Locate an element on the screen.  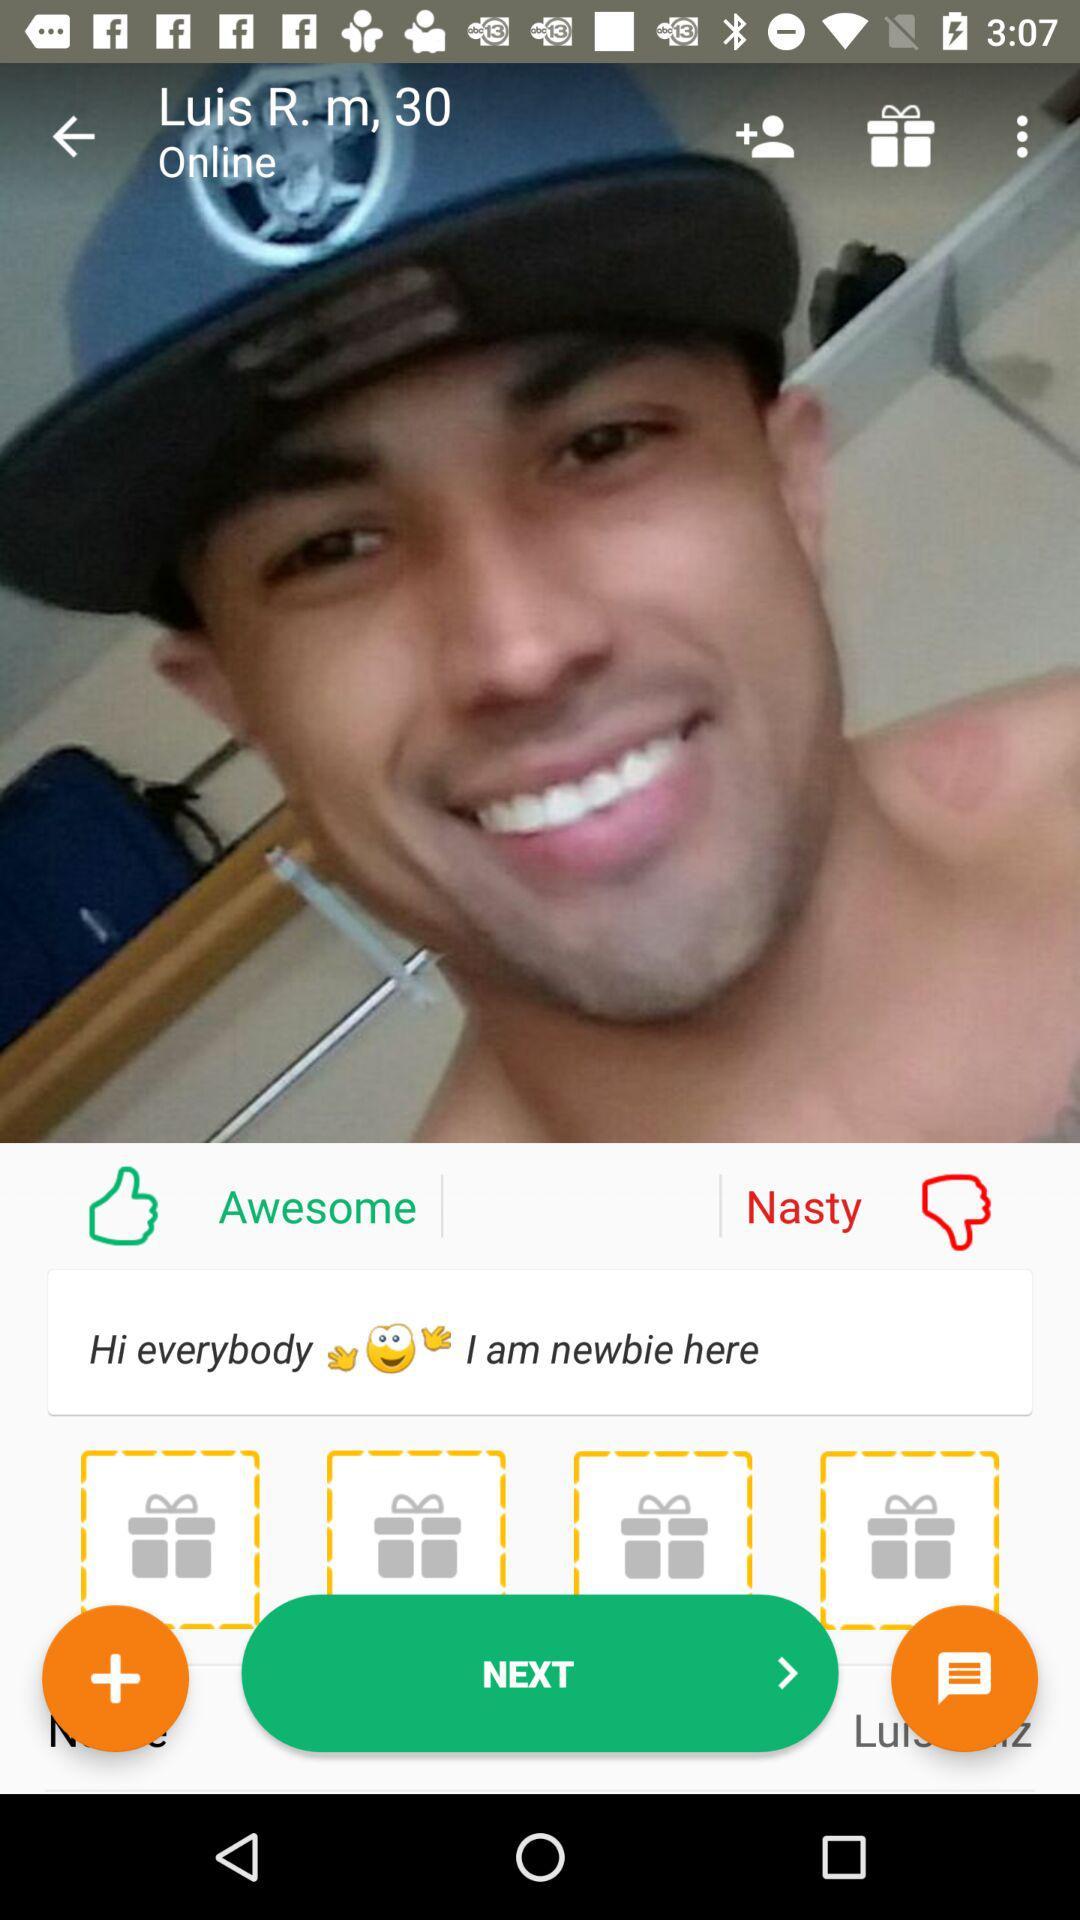
send a message is located at coordinates (963, 1678).